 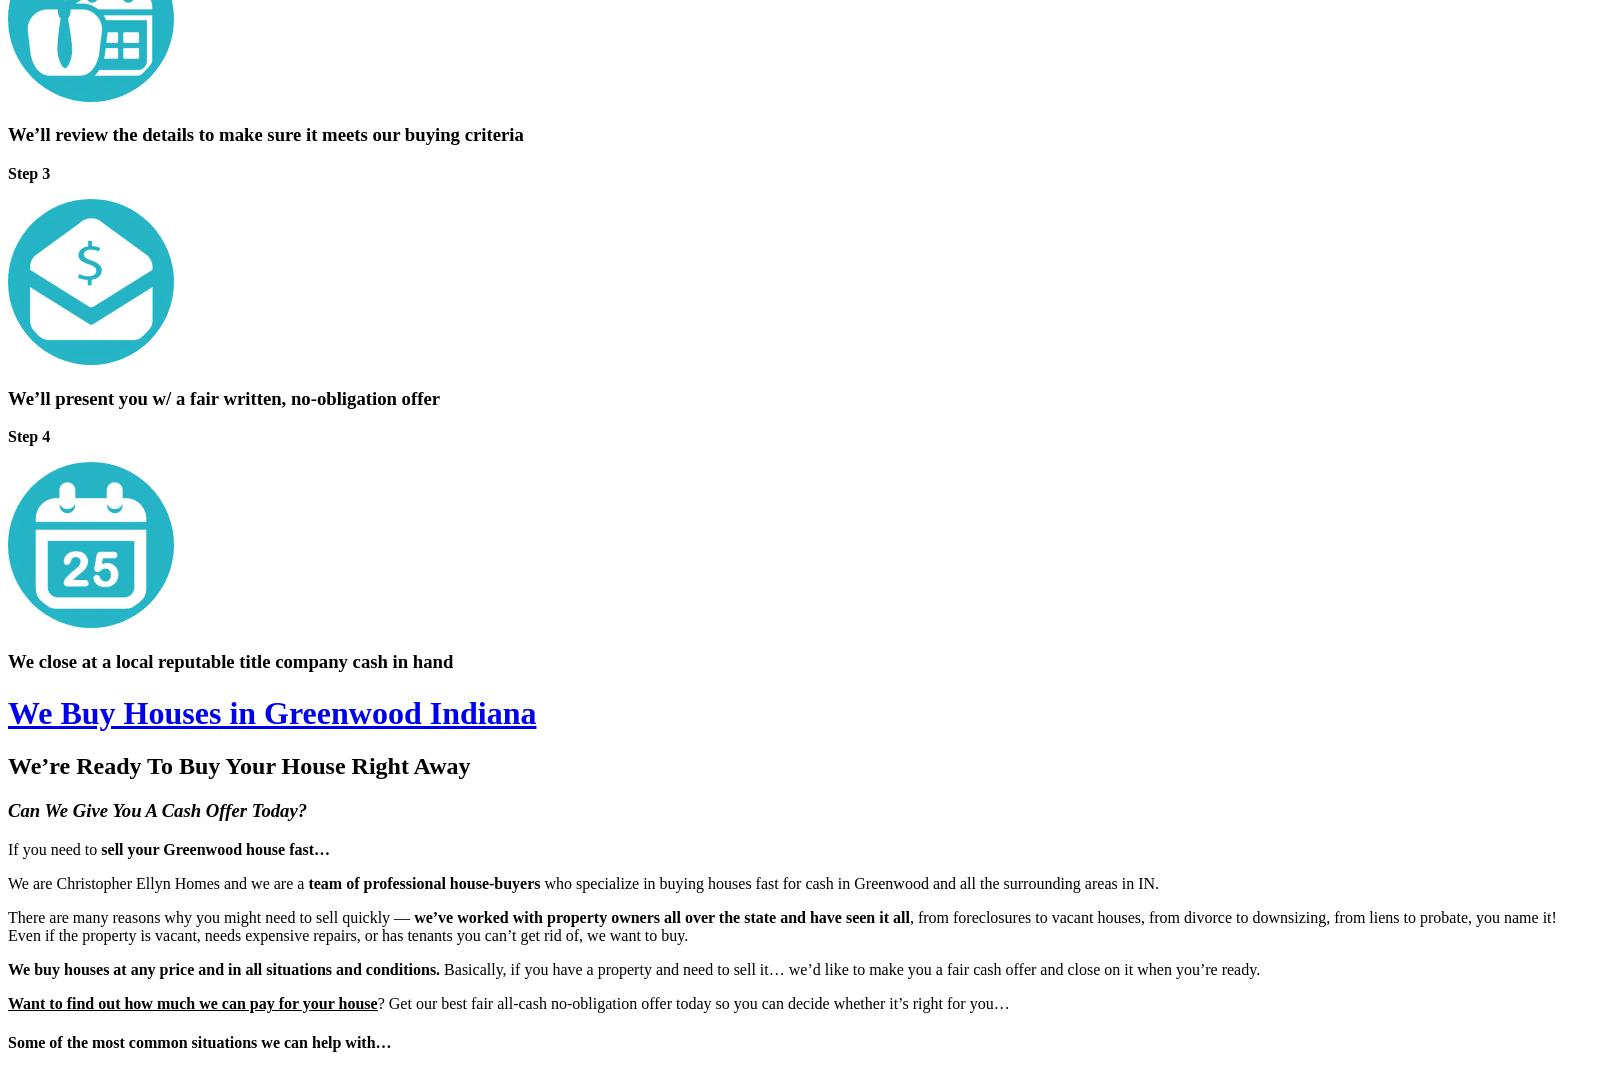 I want to click on 'We’ll present you w/ a fair written, no-obligation offer', so click(x=224, y=396).